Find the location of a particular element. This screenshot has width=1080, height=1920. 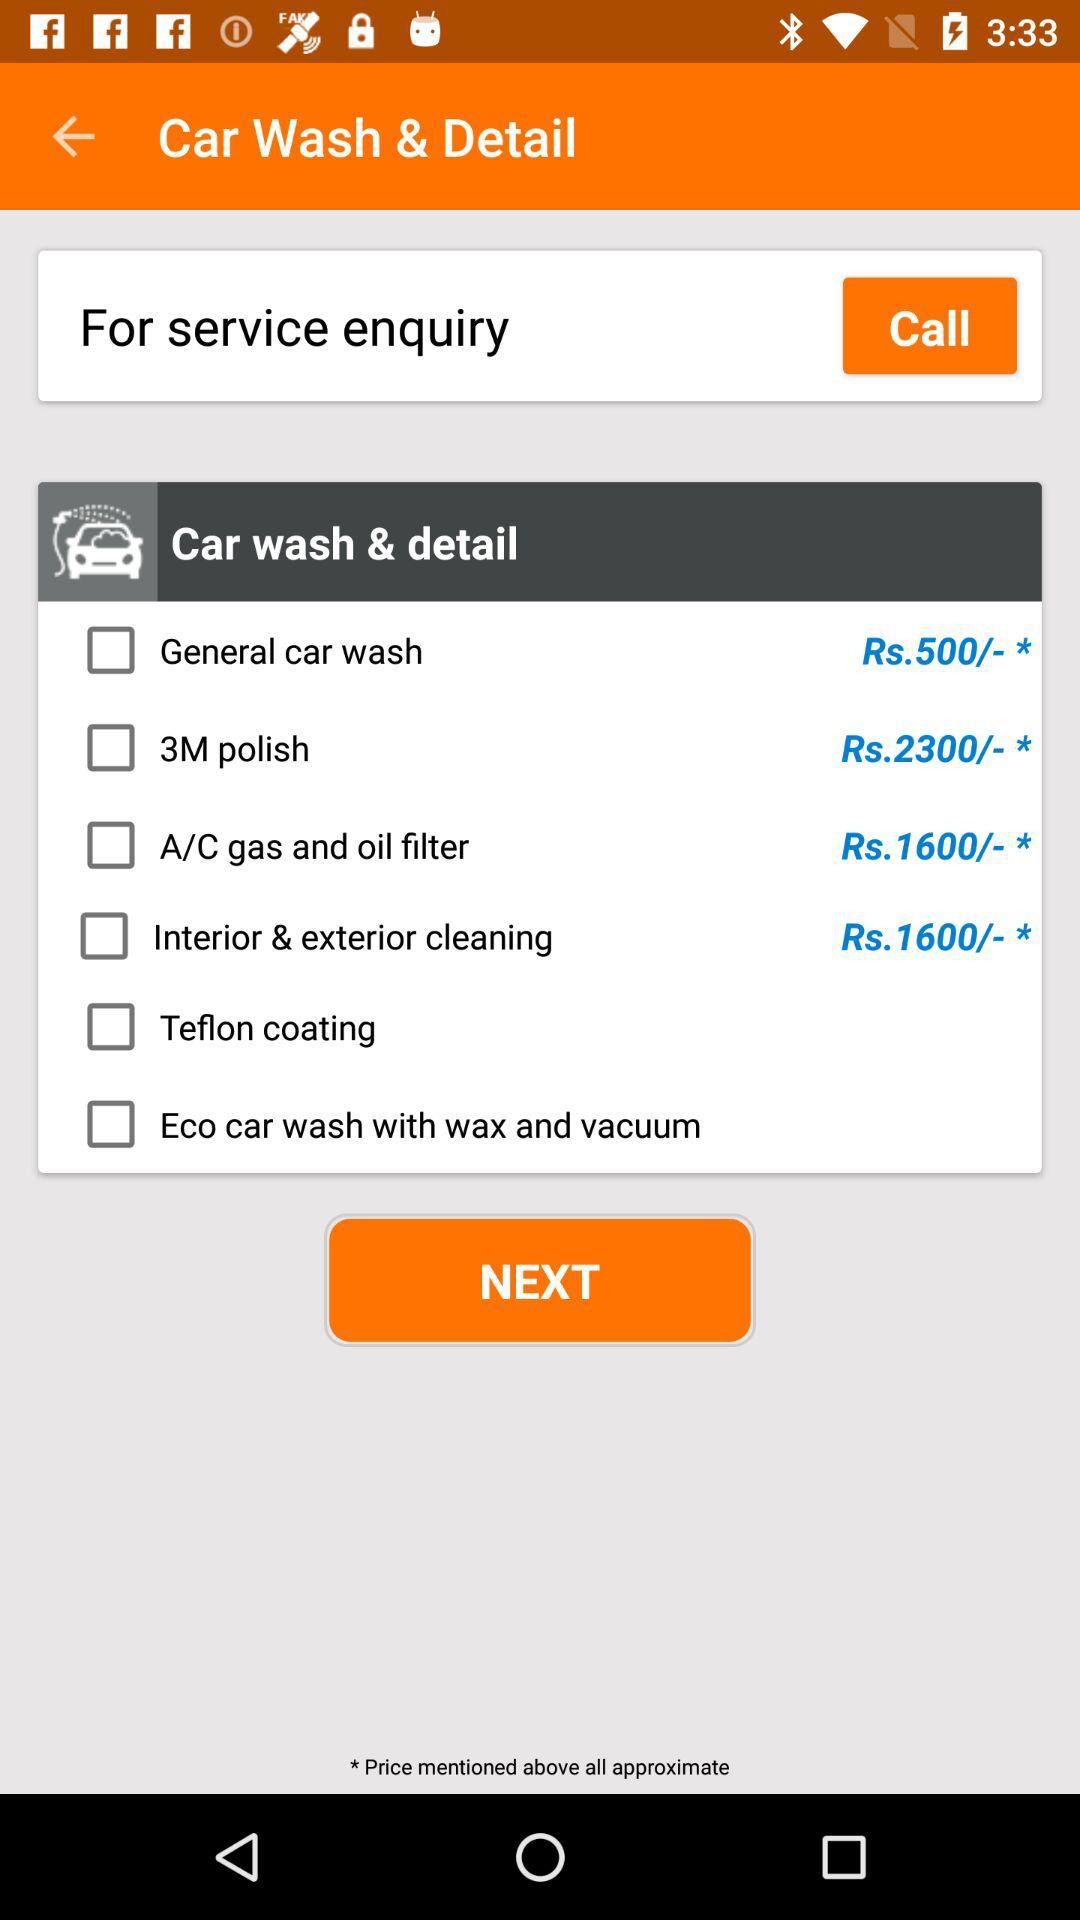

interior & exterior cleaning item is located at coordinates (546, 935).